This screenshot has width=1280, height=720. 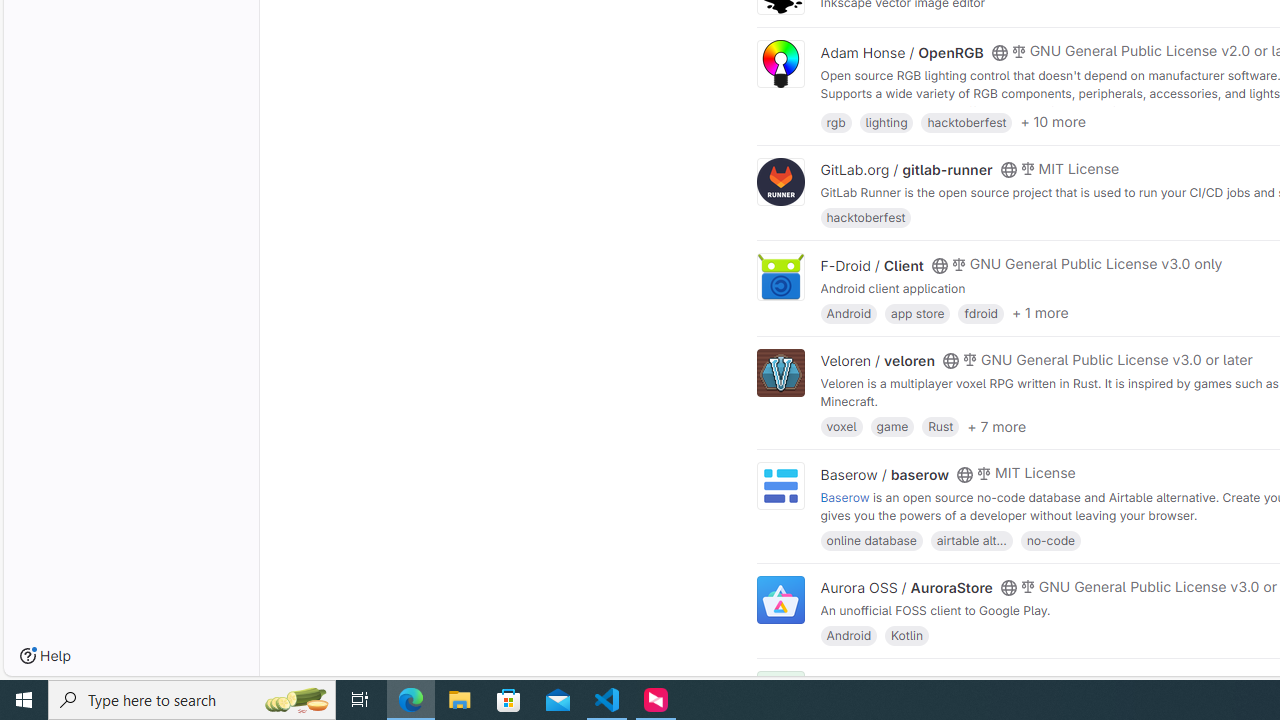 I want to click on 'game', so click(x=891, y=425).